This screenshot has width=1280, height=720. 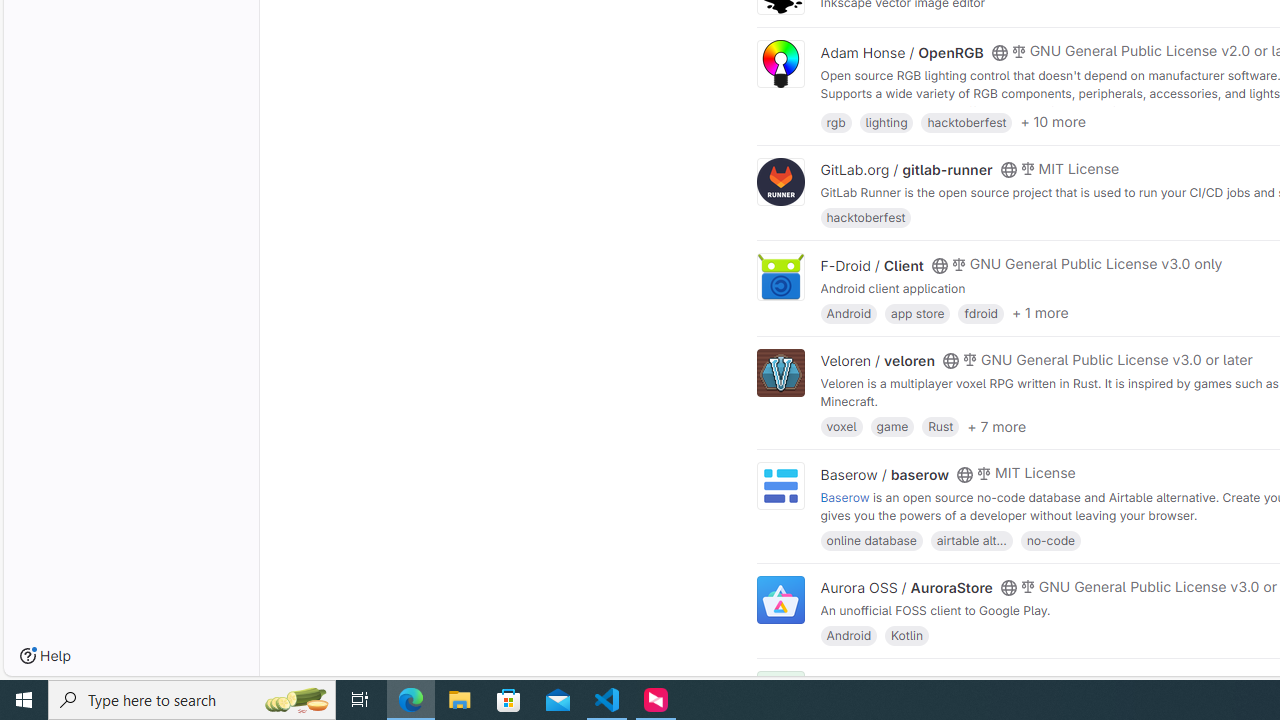 I want to click on 'game', so click(x=891, y=425).